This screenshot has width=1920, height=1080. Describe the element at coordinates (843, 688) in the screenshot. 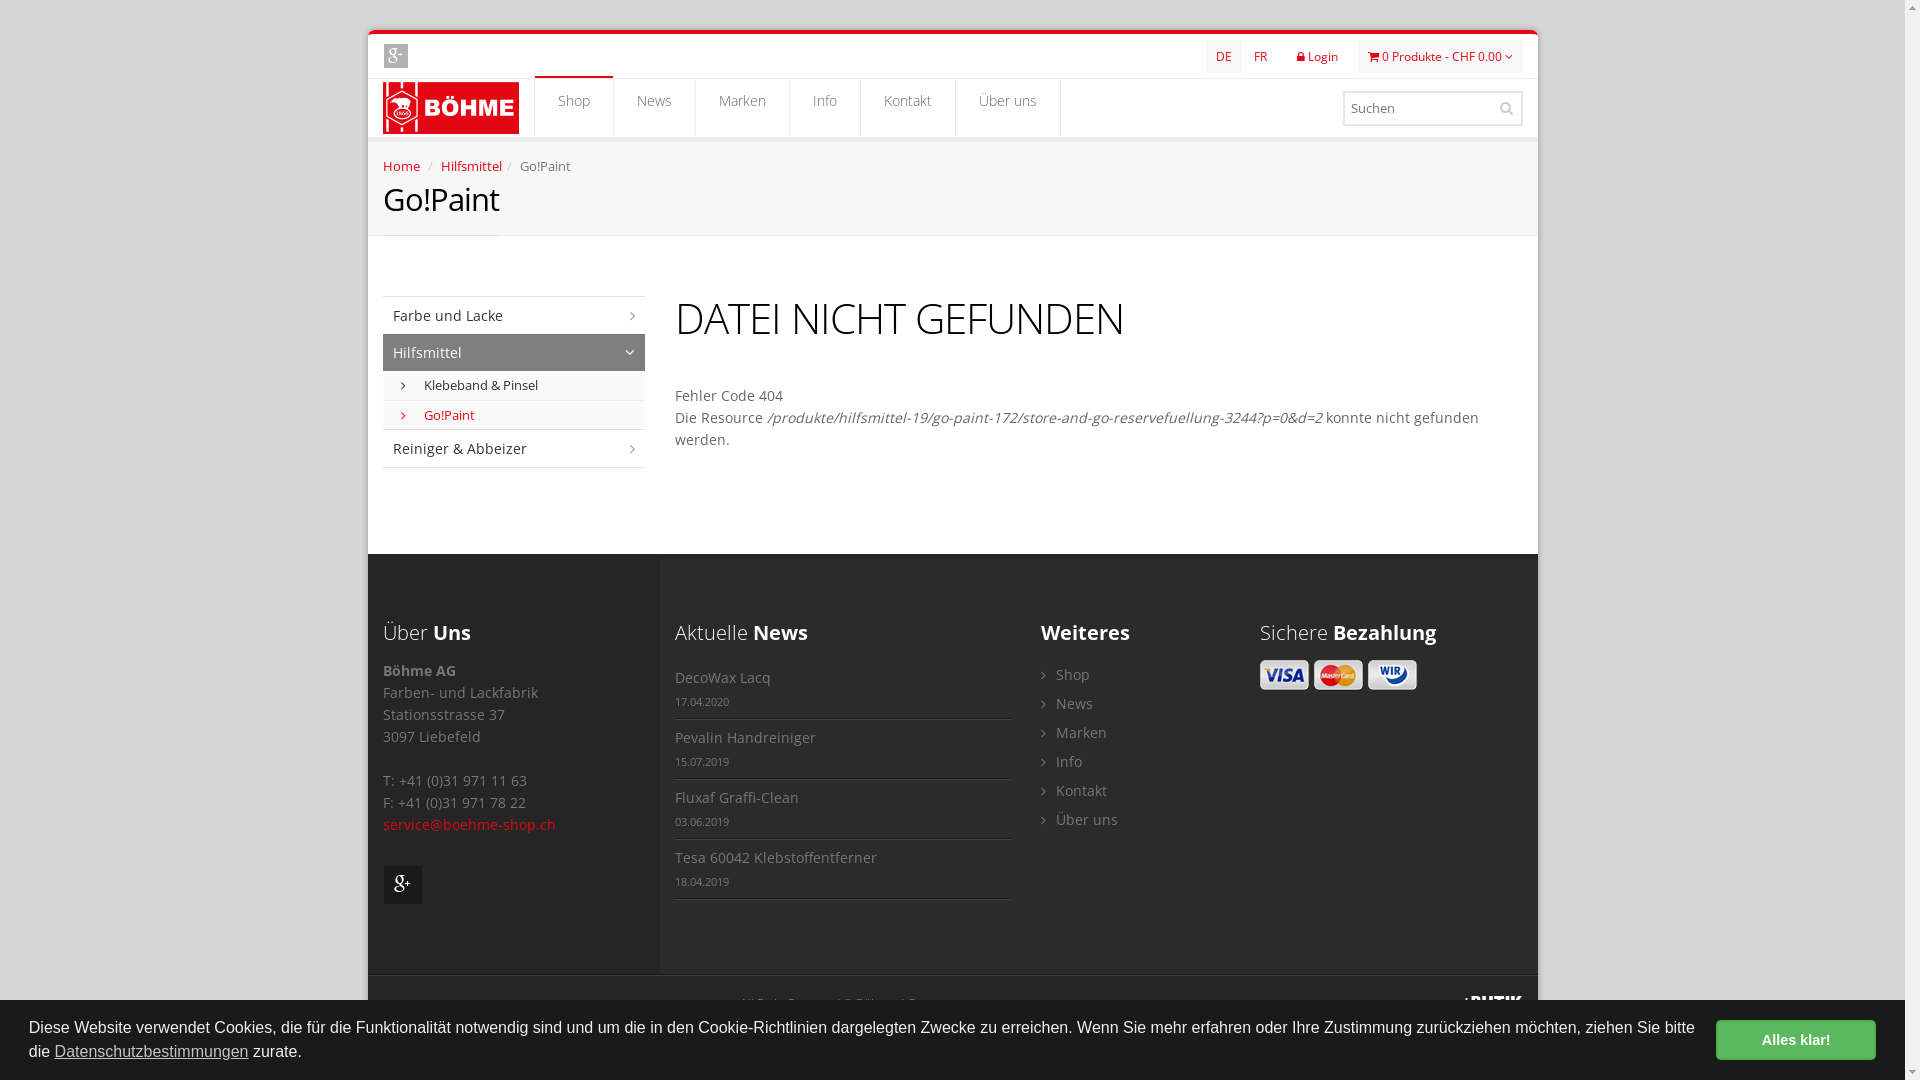

I see `'DecoWax Lacq` at that location.